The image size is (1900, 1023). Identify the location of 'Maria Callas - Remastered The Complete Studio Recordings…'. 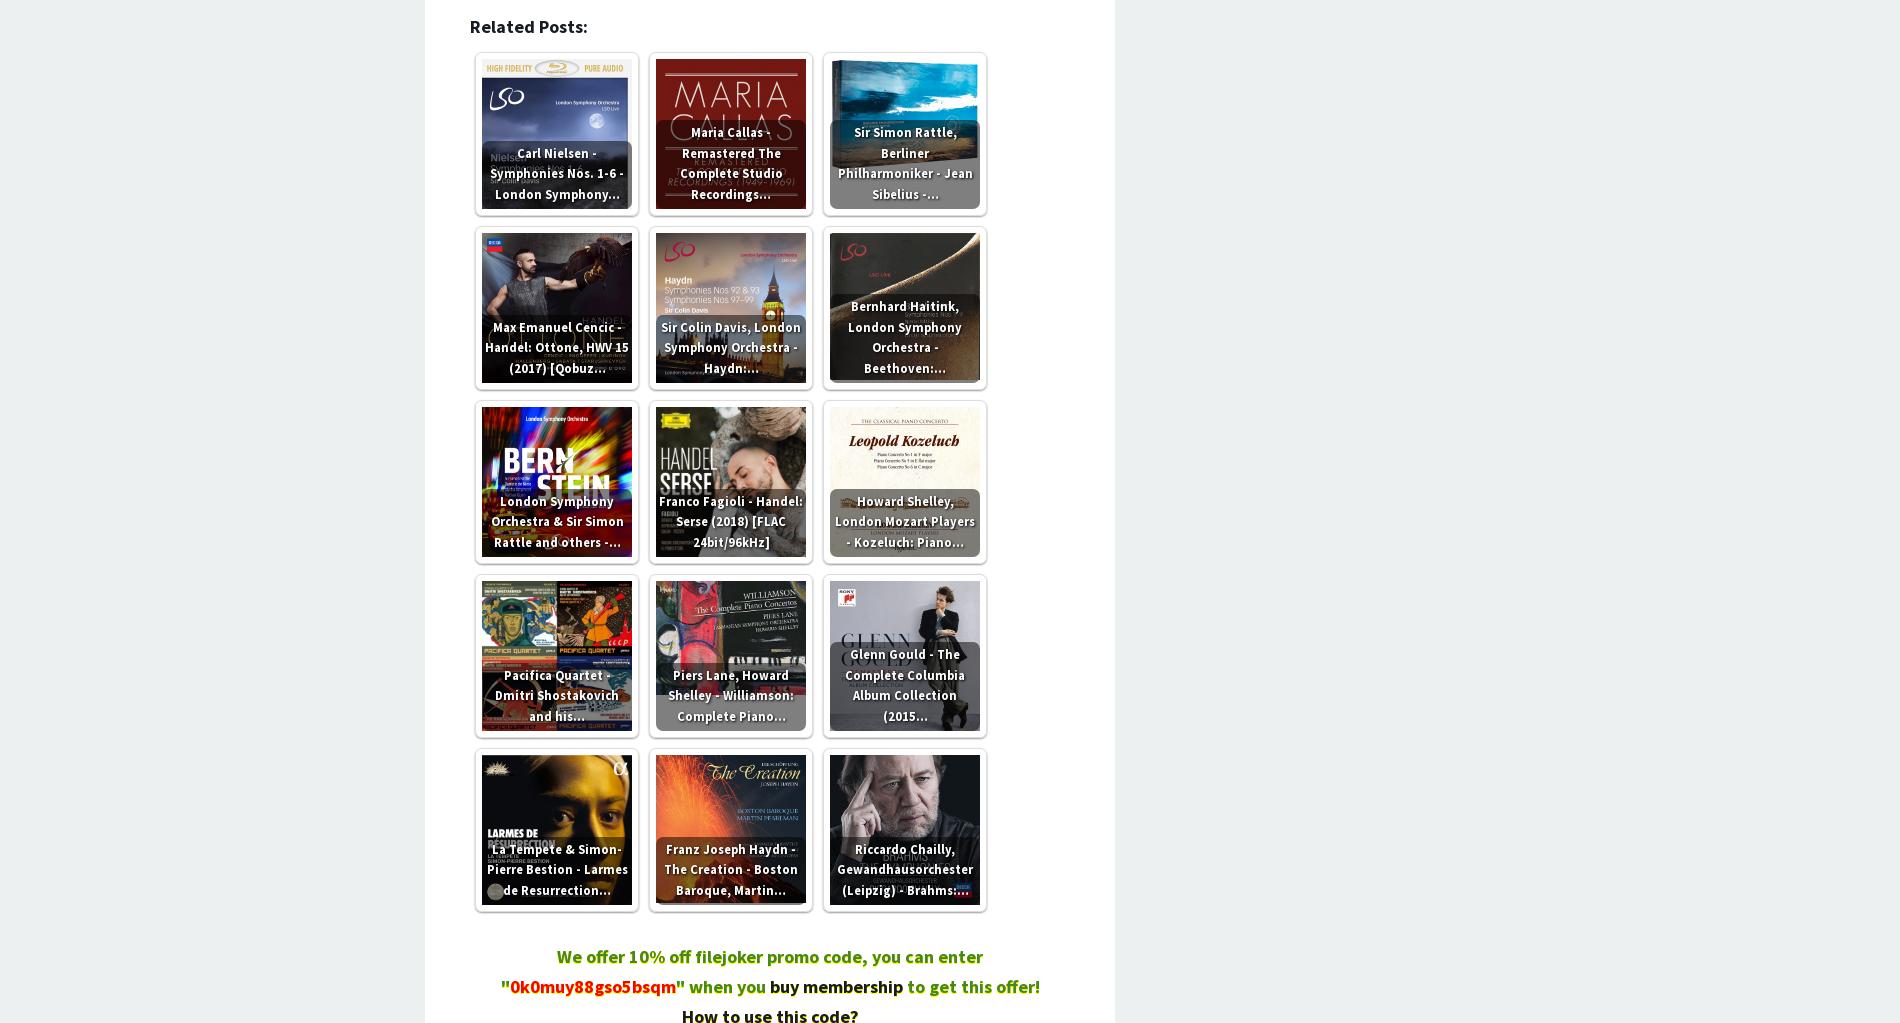
(729, 162).